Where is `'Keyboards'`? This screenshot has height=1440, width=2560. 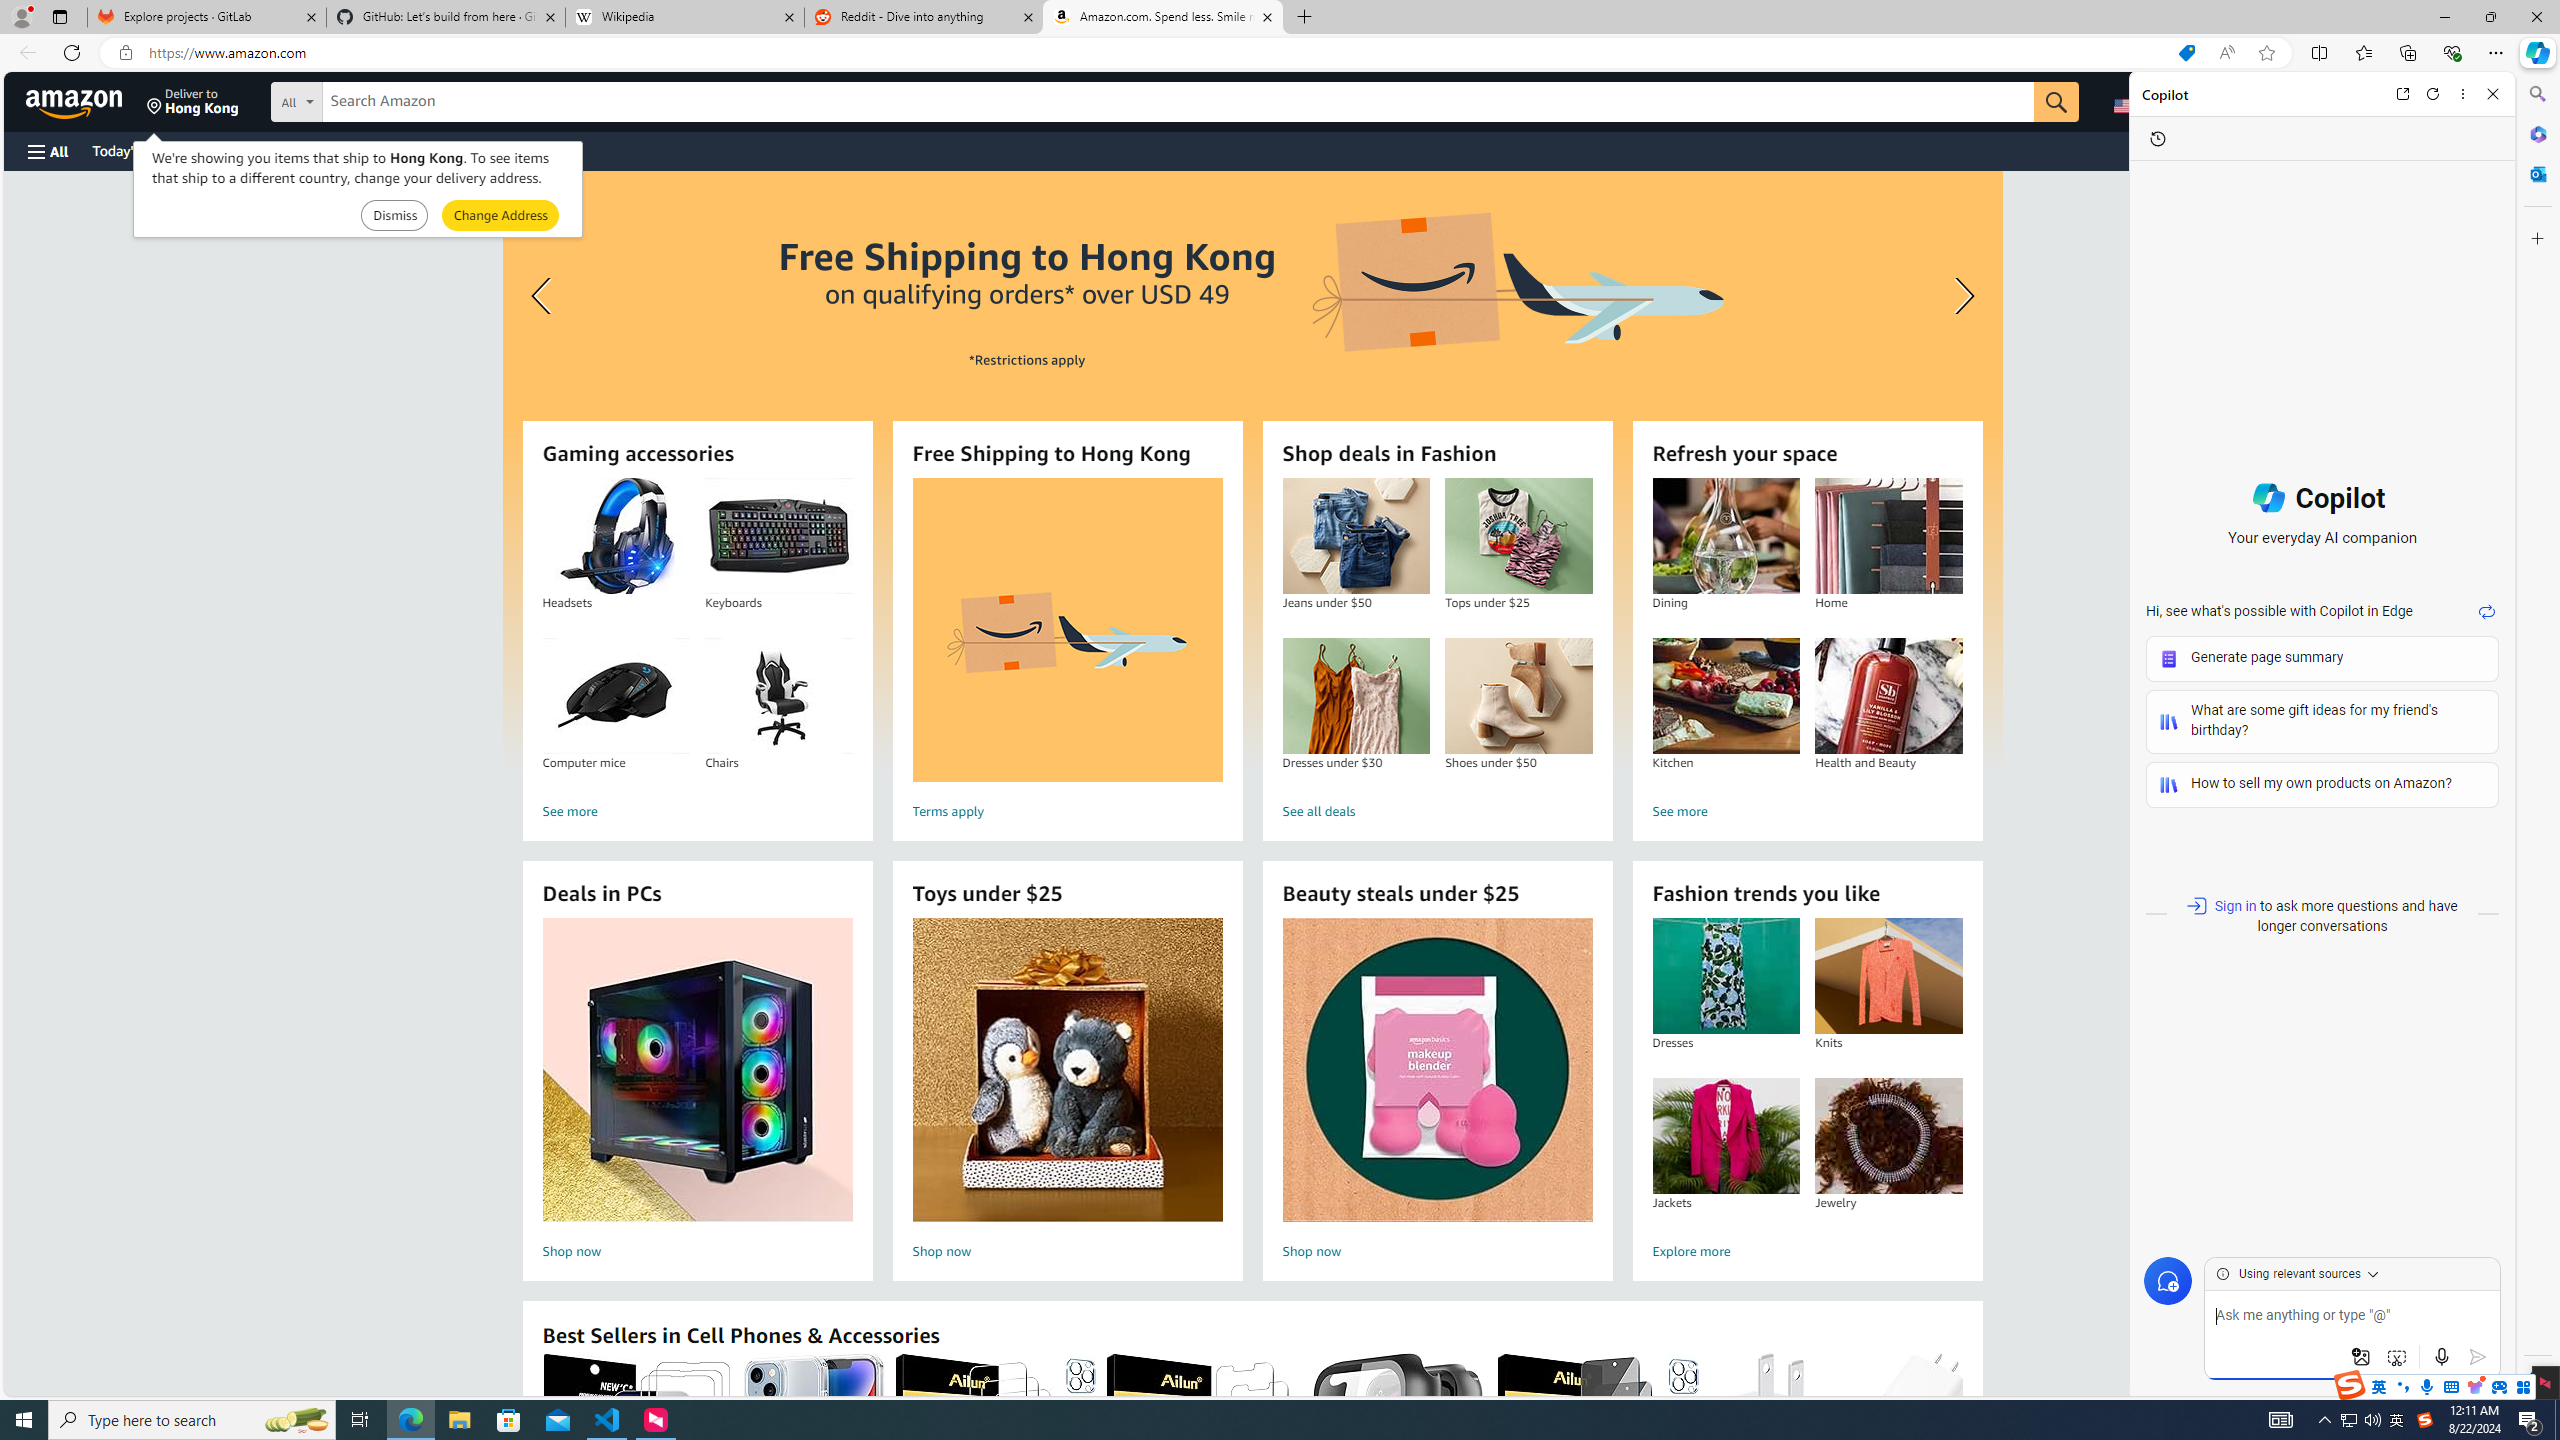
'Keyboards' is located at coordinates (778, 536).